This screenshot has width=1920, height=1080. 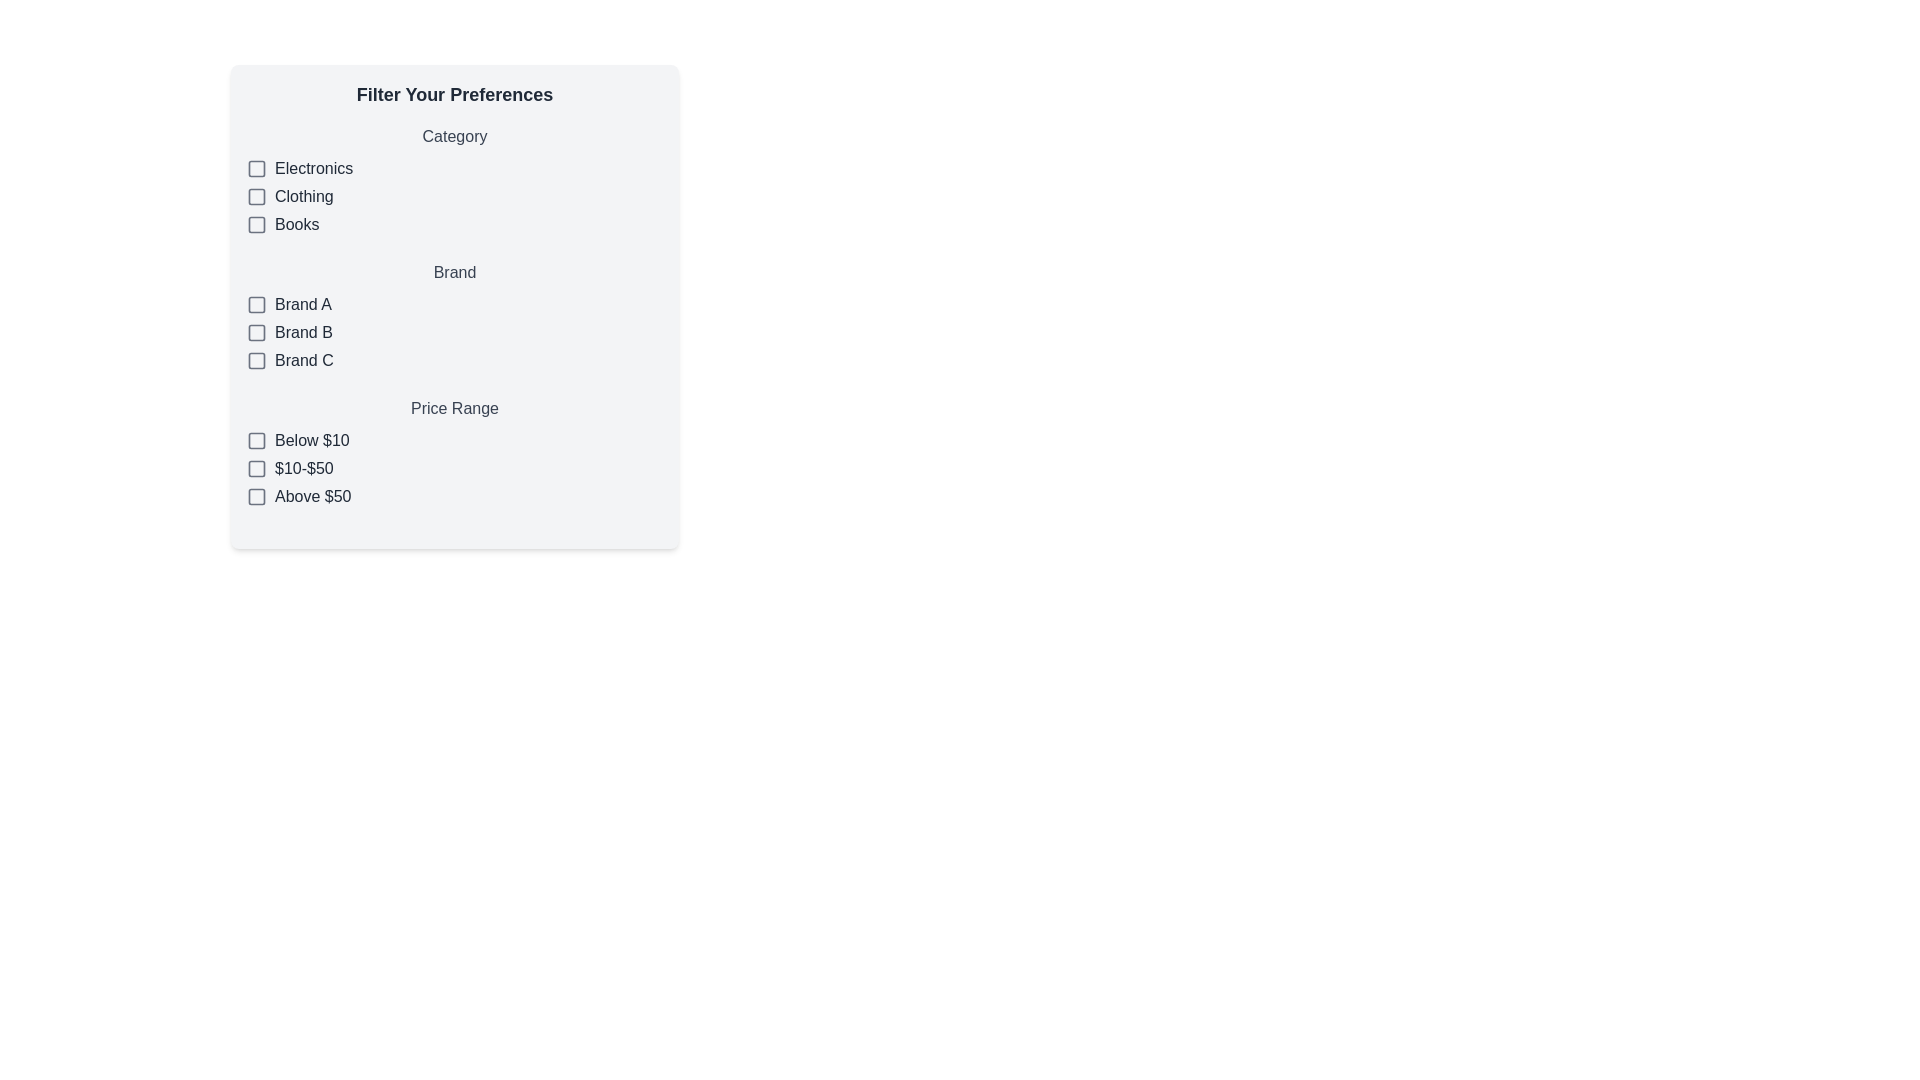 What do you see at coordinates (256, 224) in the screenshot?
I see `the third checkbox in the 'Filter Your Preferences' section under the 'Category' heading, which is aligned next to the label 'Books'` at bounding box center [256, 224].